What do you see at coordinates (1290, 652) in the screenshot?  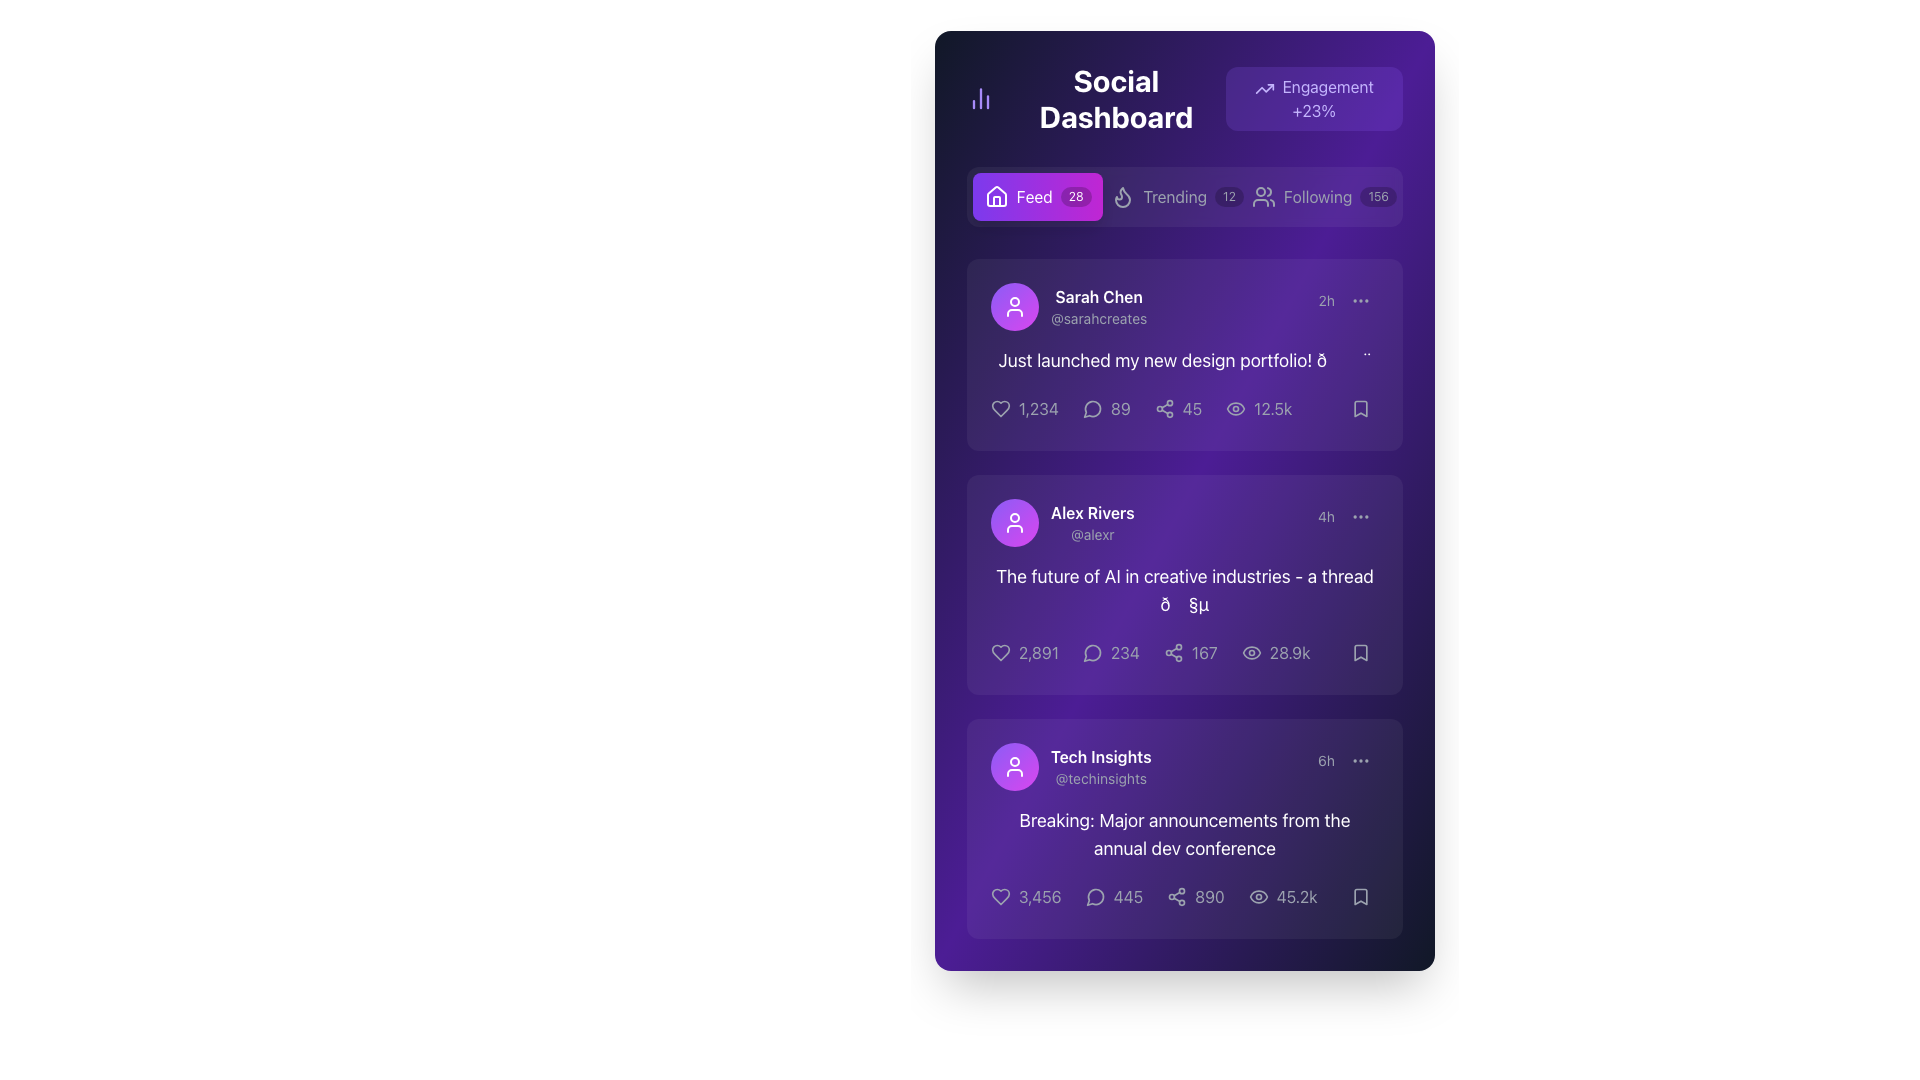 I see `the text label displaying '28.9k' in light grey font against a dark purple background, located in the bottom right corner of the second post's metrics section` at bounding box center [1290, 652].